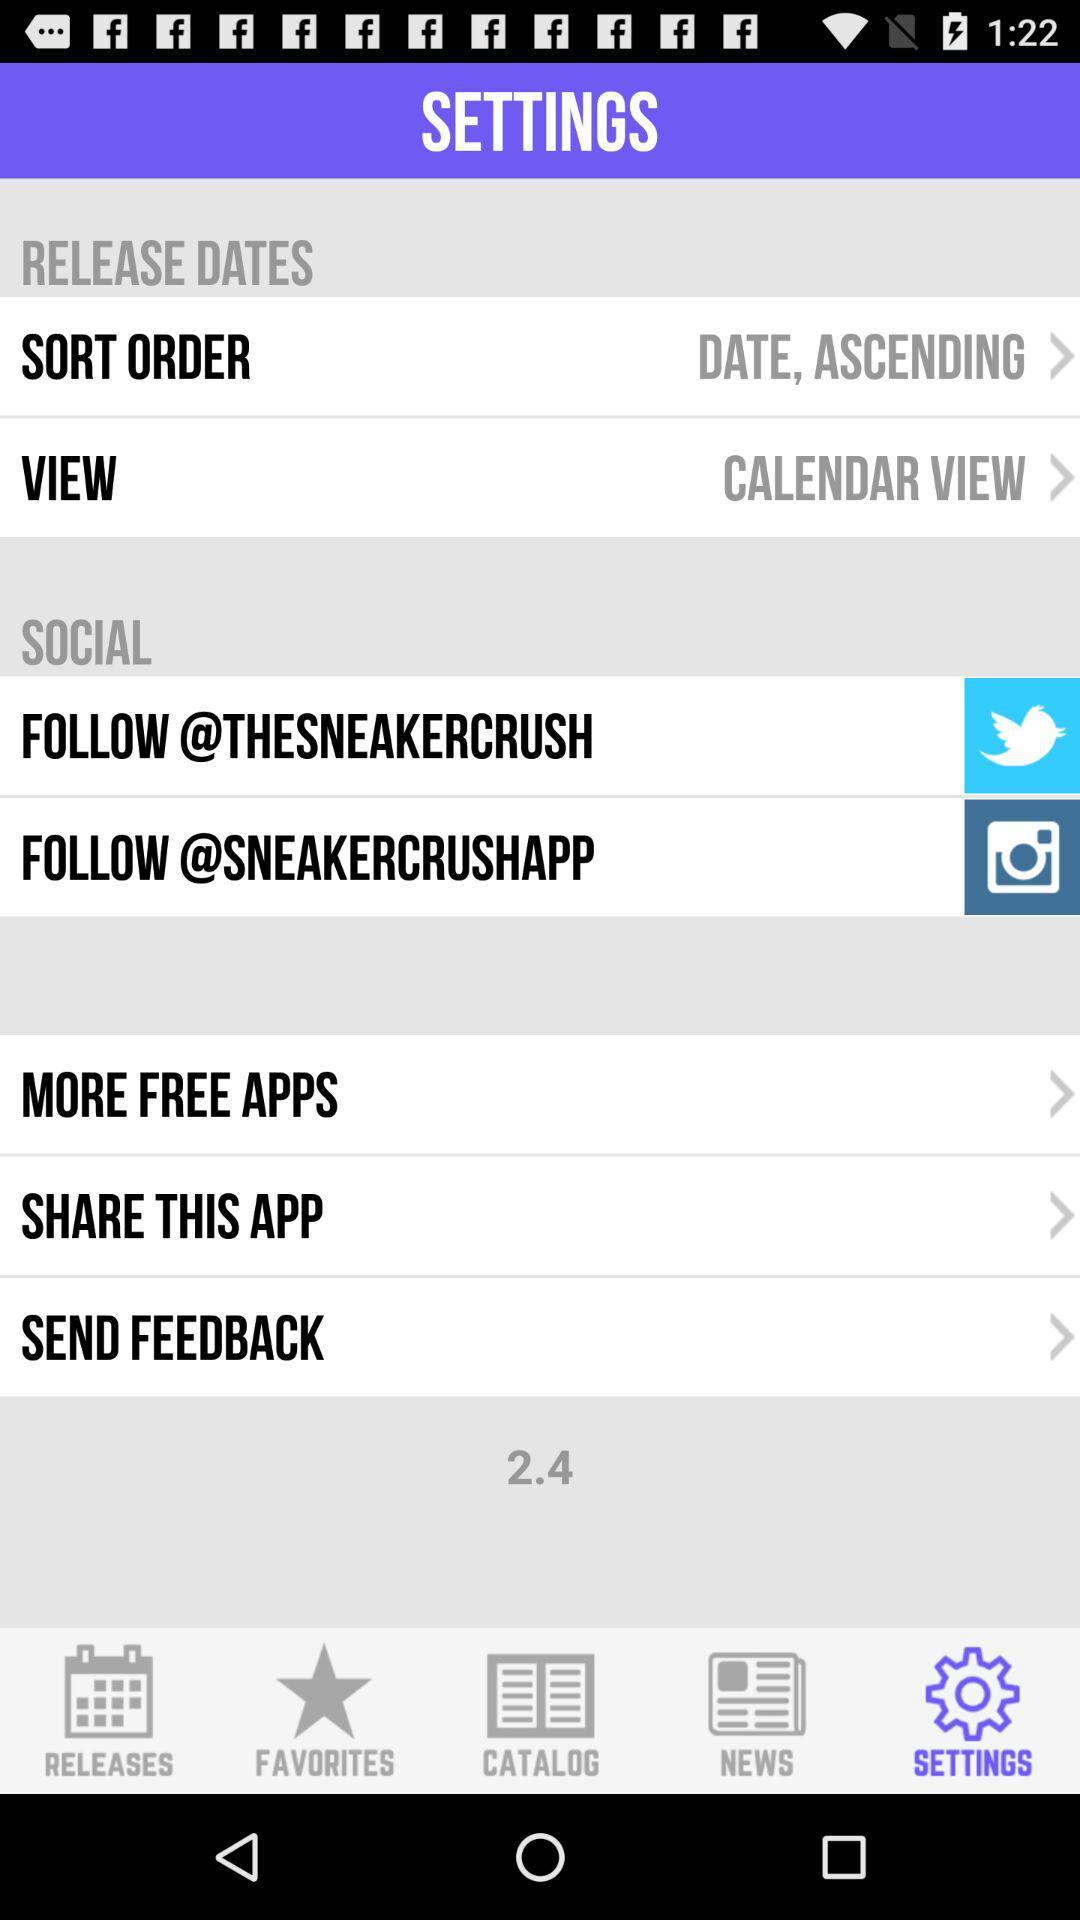  Describe the element at coordinates (971, 1710) in the screenshot. I see `switch settings` at that location.